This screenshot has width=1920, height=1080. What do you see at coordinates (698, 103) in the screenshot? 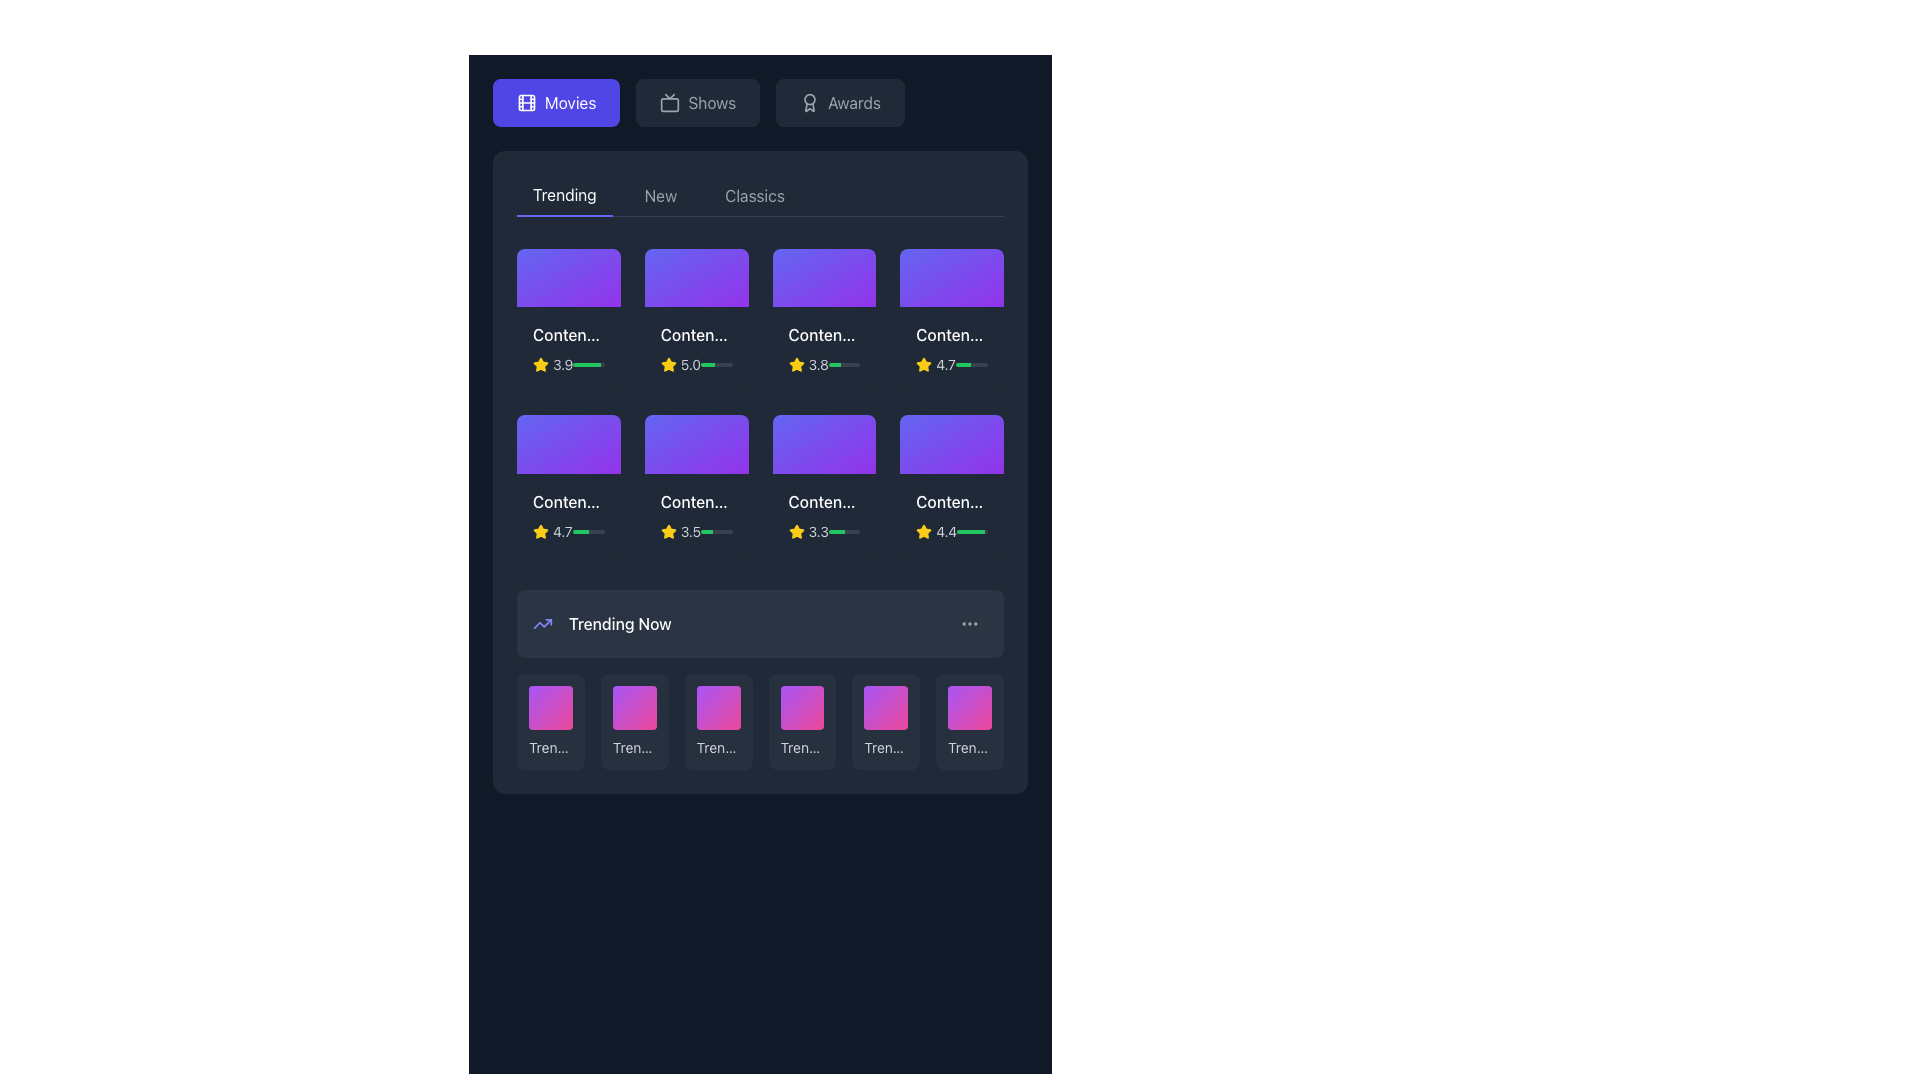
I see `the rectangular button with rounded corners labeled 'Shows', which is located between the 'Movies' and 'Awards' buttons` at bounding box center [698, 103].